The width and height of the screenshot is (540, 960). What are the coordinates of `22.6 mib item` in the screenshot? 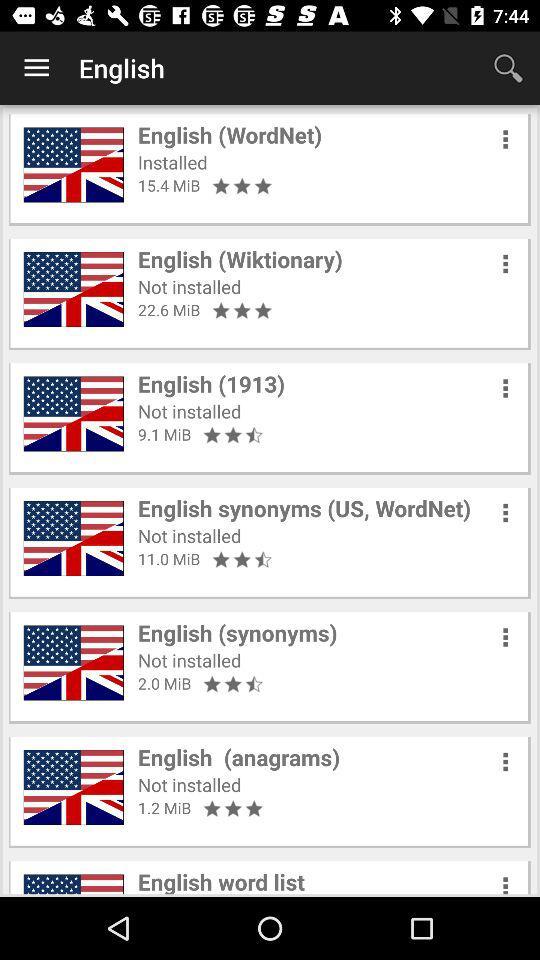 It's located at (168, 309).